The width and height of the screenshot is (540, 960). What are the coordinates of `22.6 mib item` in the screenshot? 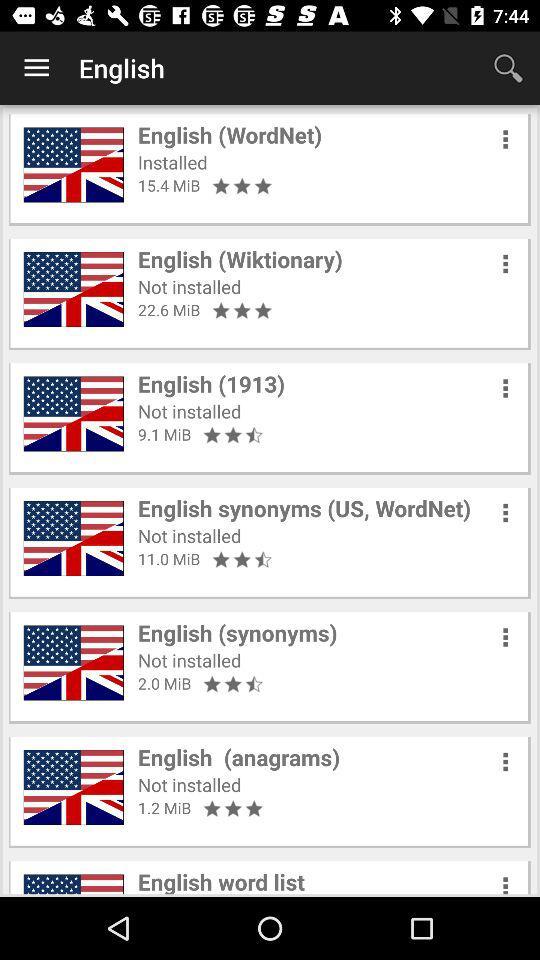 It's located at (168, 309).